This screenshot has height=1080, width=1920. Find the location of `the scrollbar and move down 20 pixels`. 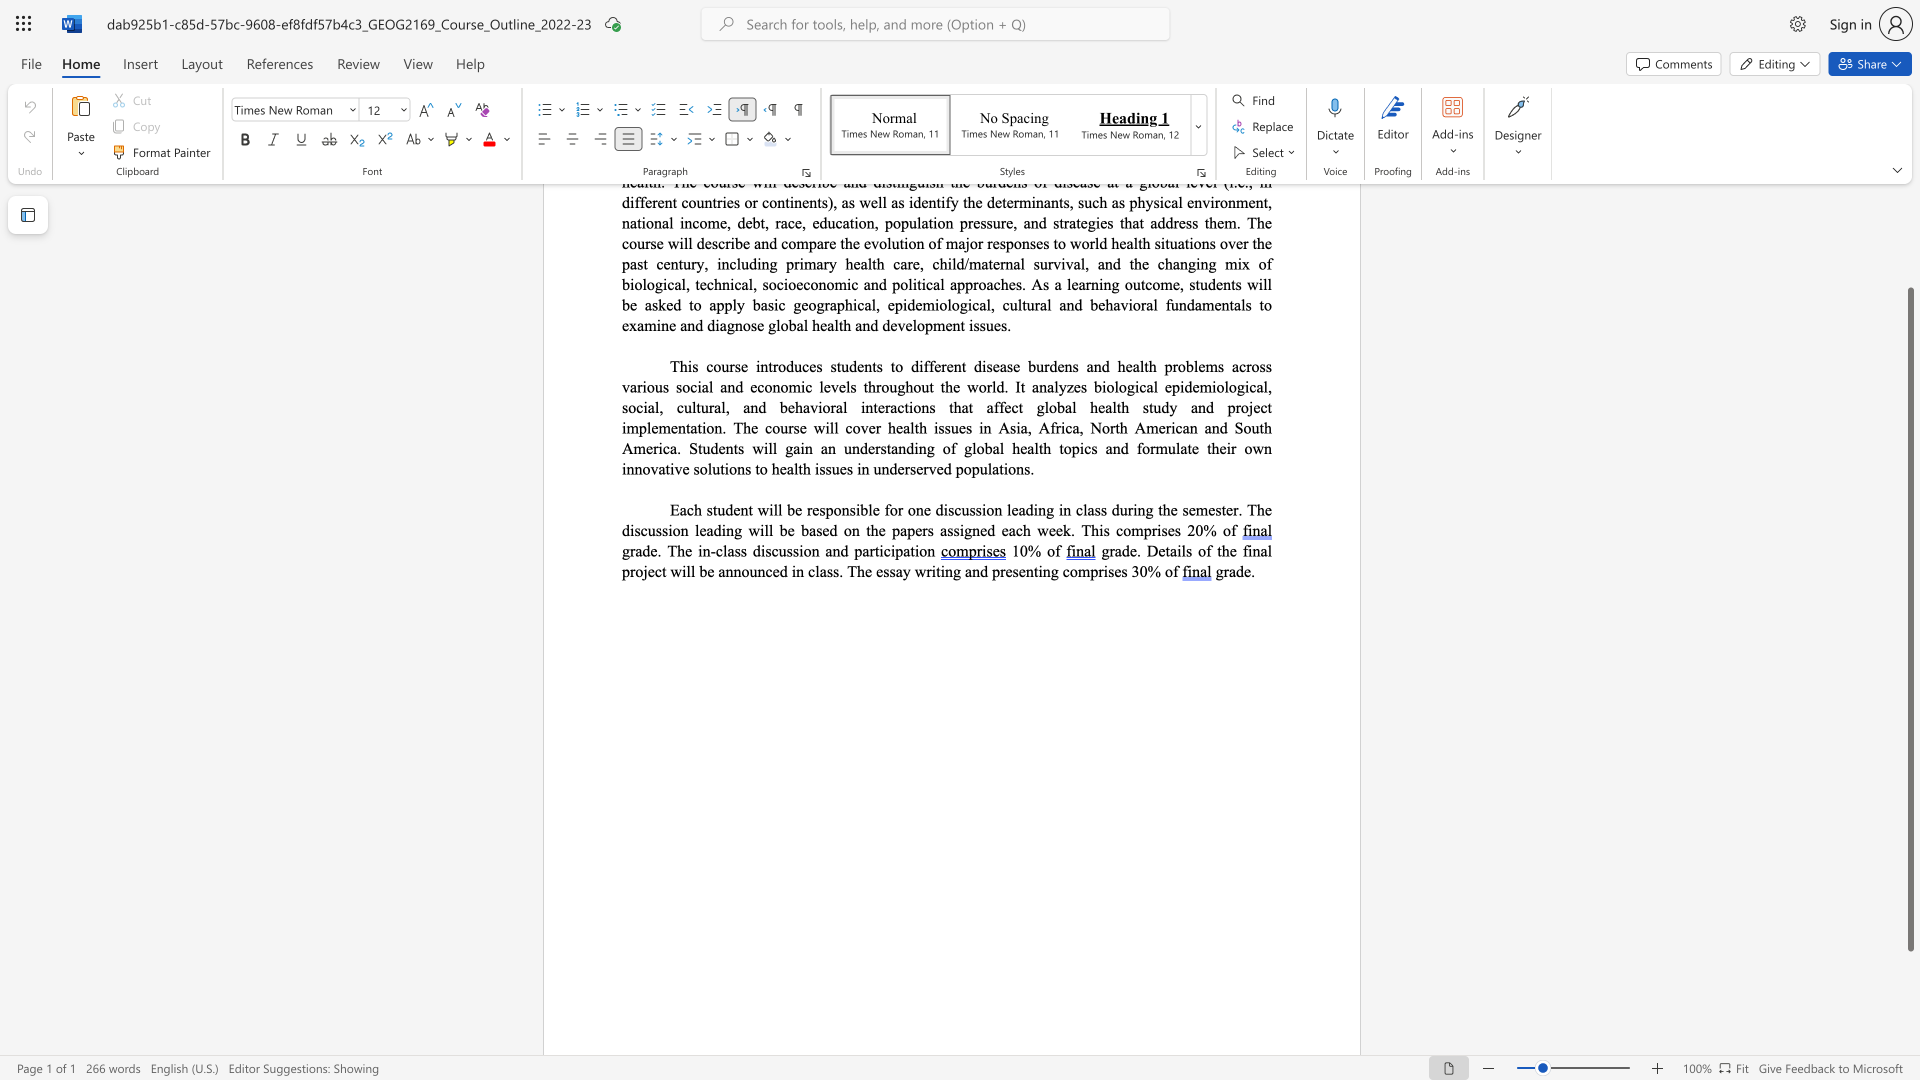

the scrollbar and move down 20 pixels is located at coordinates (1909, 618).